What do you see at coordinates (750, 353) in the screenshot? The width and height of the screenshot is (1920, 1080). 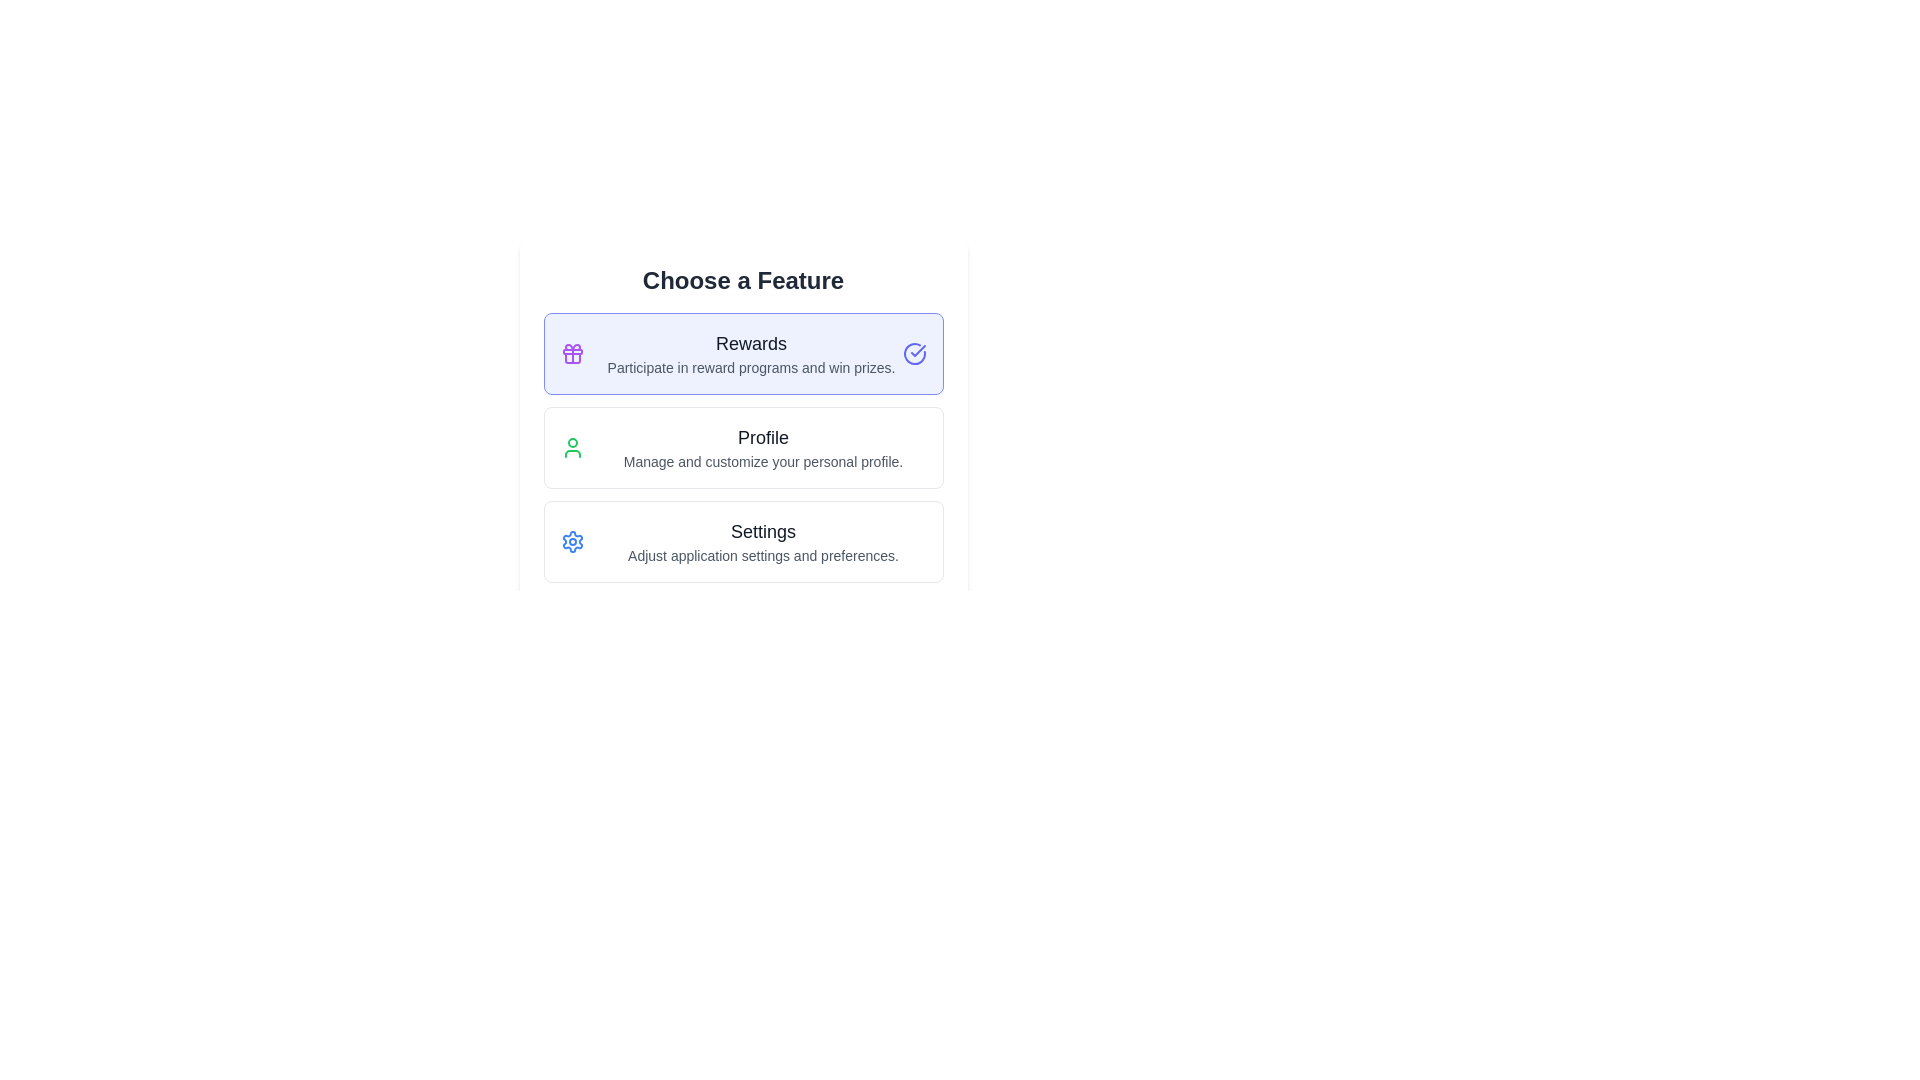 I see `the static text element displaying the title 'Rewards' and its description 'Participate in reward programs and win prizes.' located in the upper section of the indigo-highlighted button among similar elements` at bounding box center [750, 353].